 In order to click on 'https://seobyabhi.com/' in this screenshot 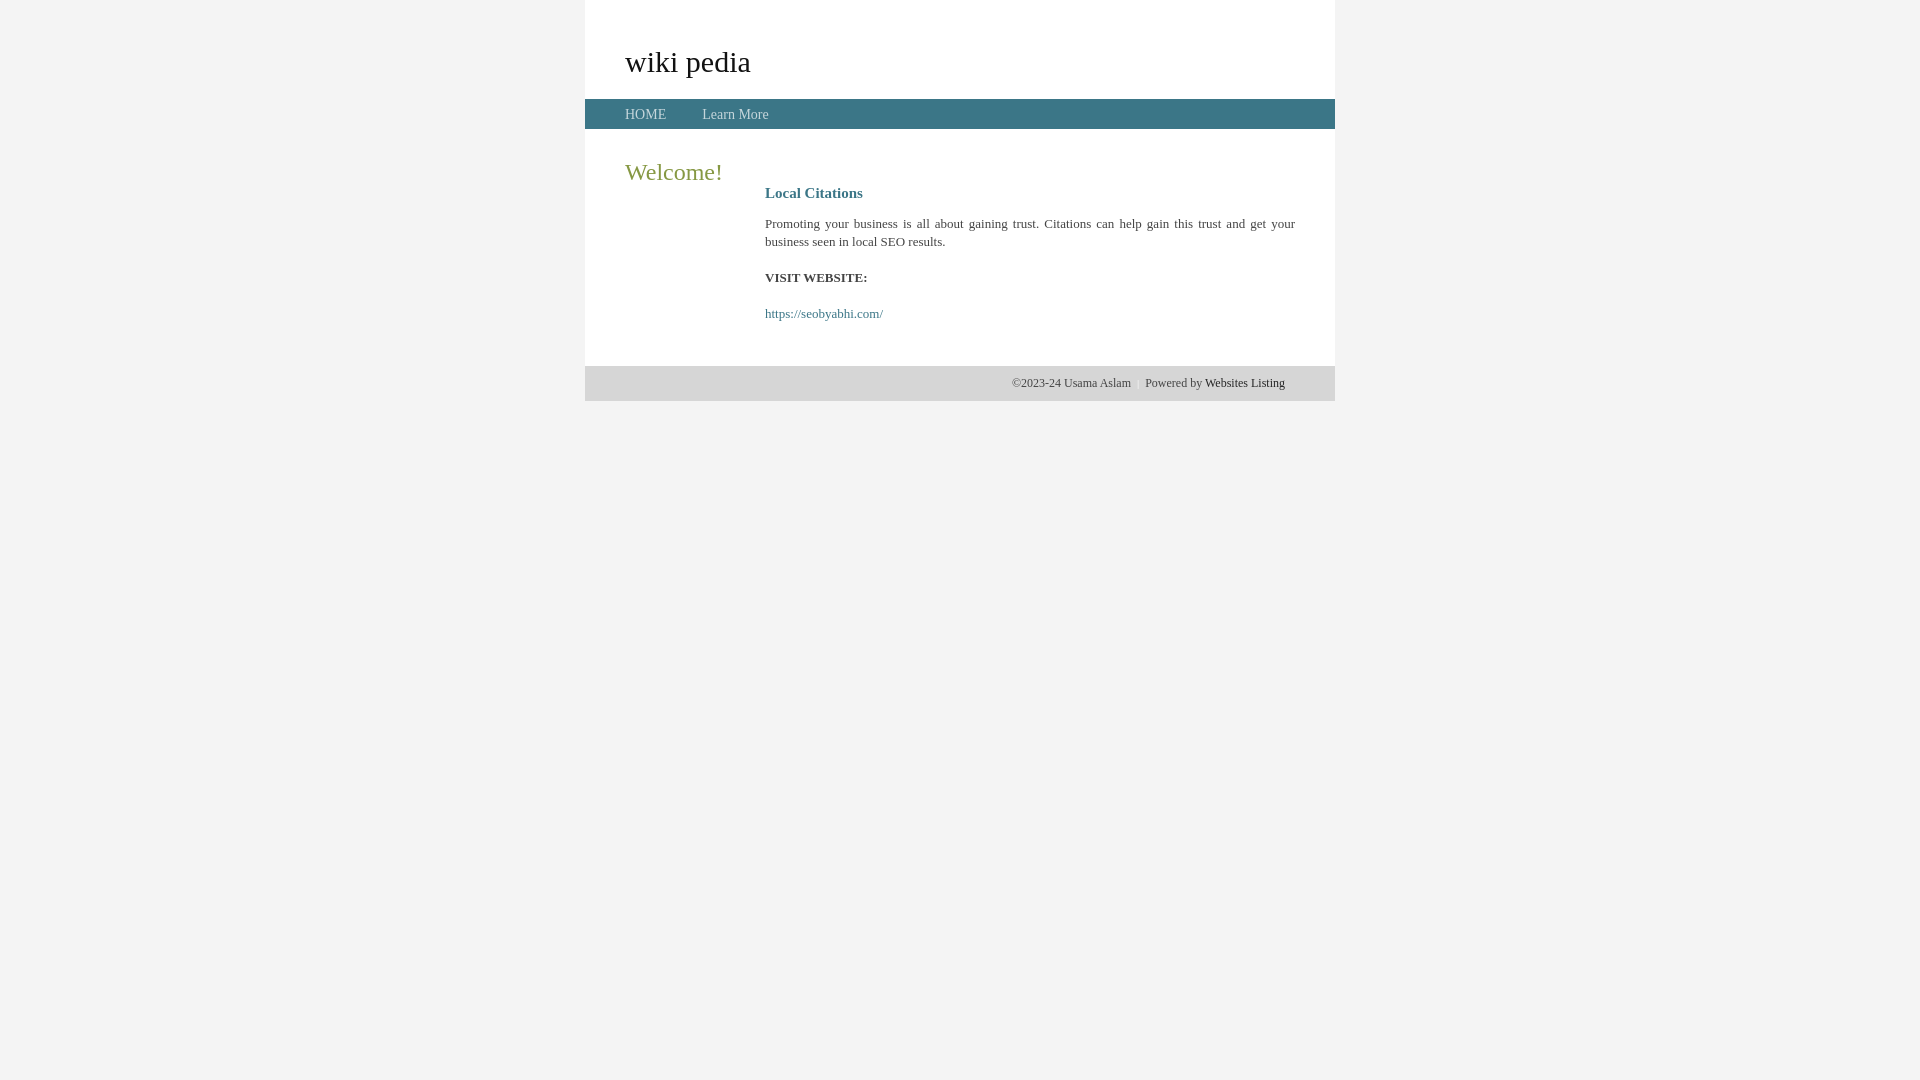, I will do `click(763, 313)`.